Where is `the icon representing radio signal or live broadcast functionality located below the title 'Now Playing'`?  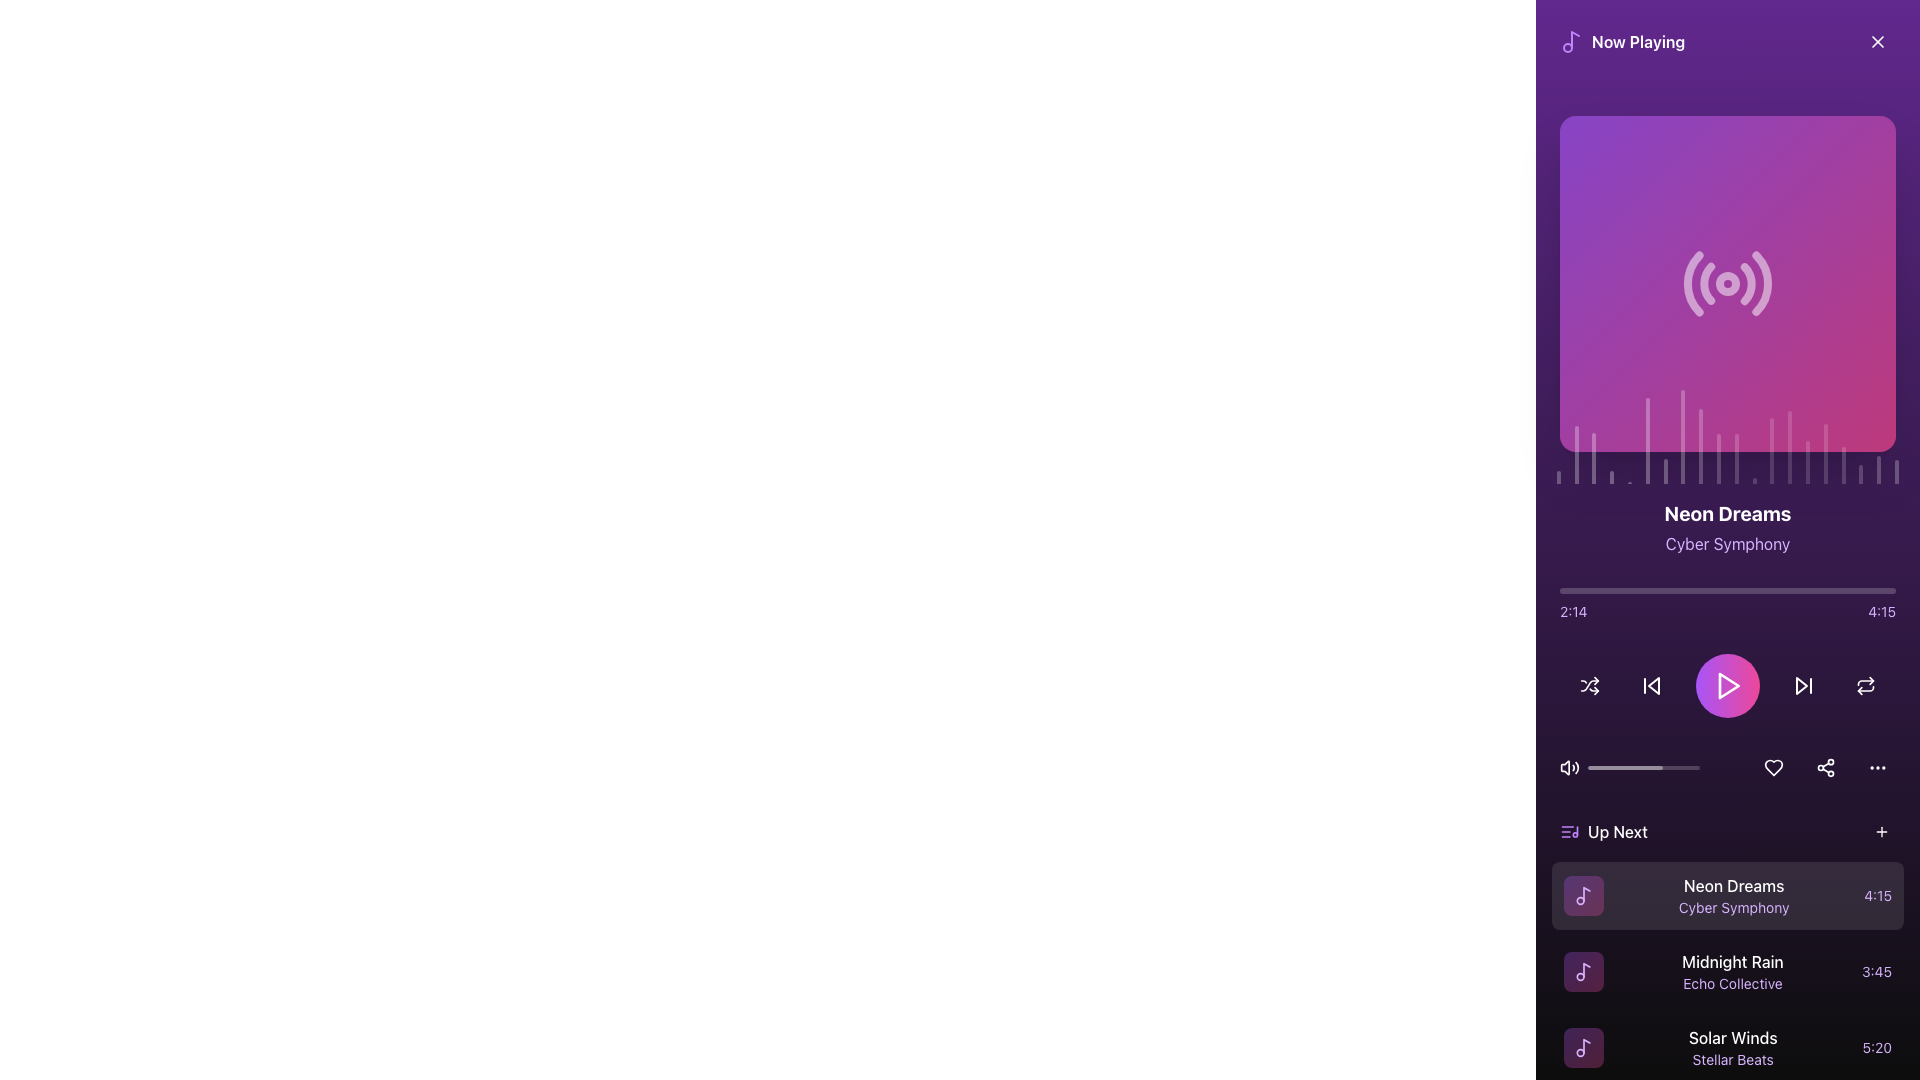
the icon representing radio signal or live broadcast functionality located below the title 'Now Playing' is located at coordinates (1727, 284).